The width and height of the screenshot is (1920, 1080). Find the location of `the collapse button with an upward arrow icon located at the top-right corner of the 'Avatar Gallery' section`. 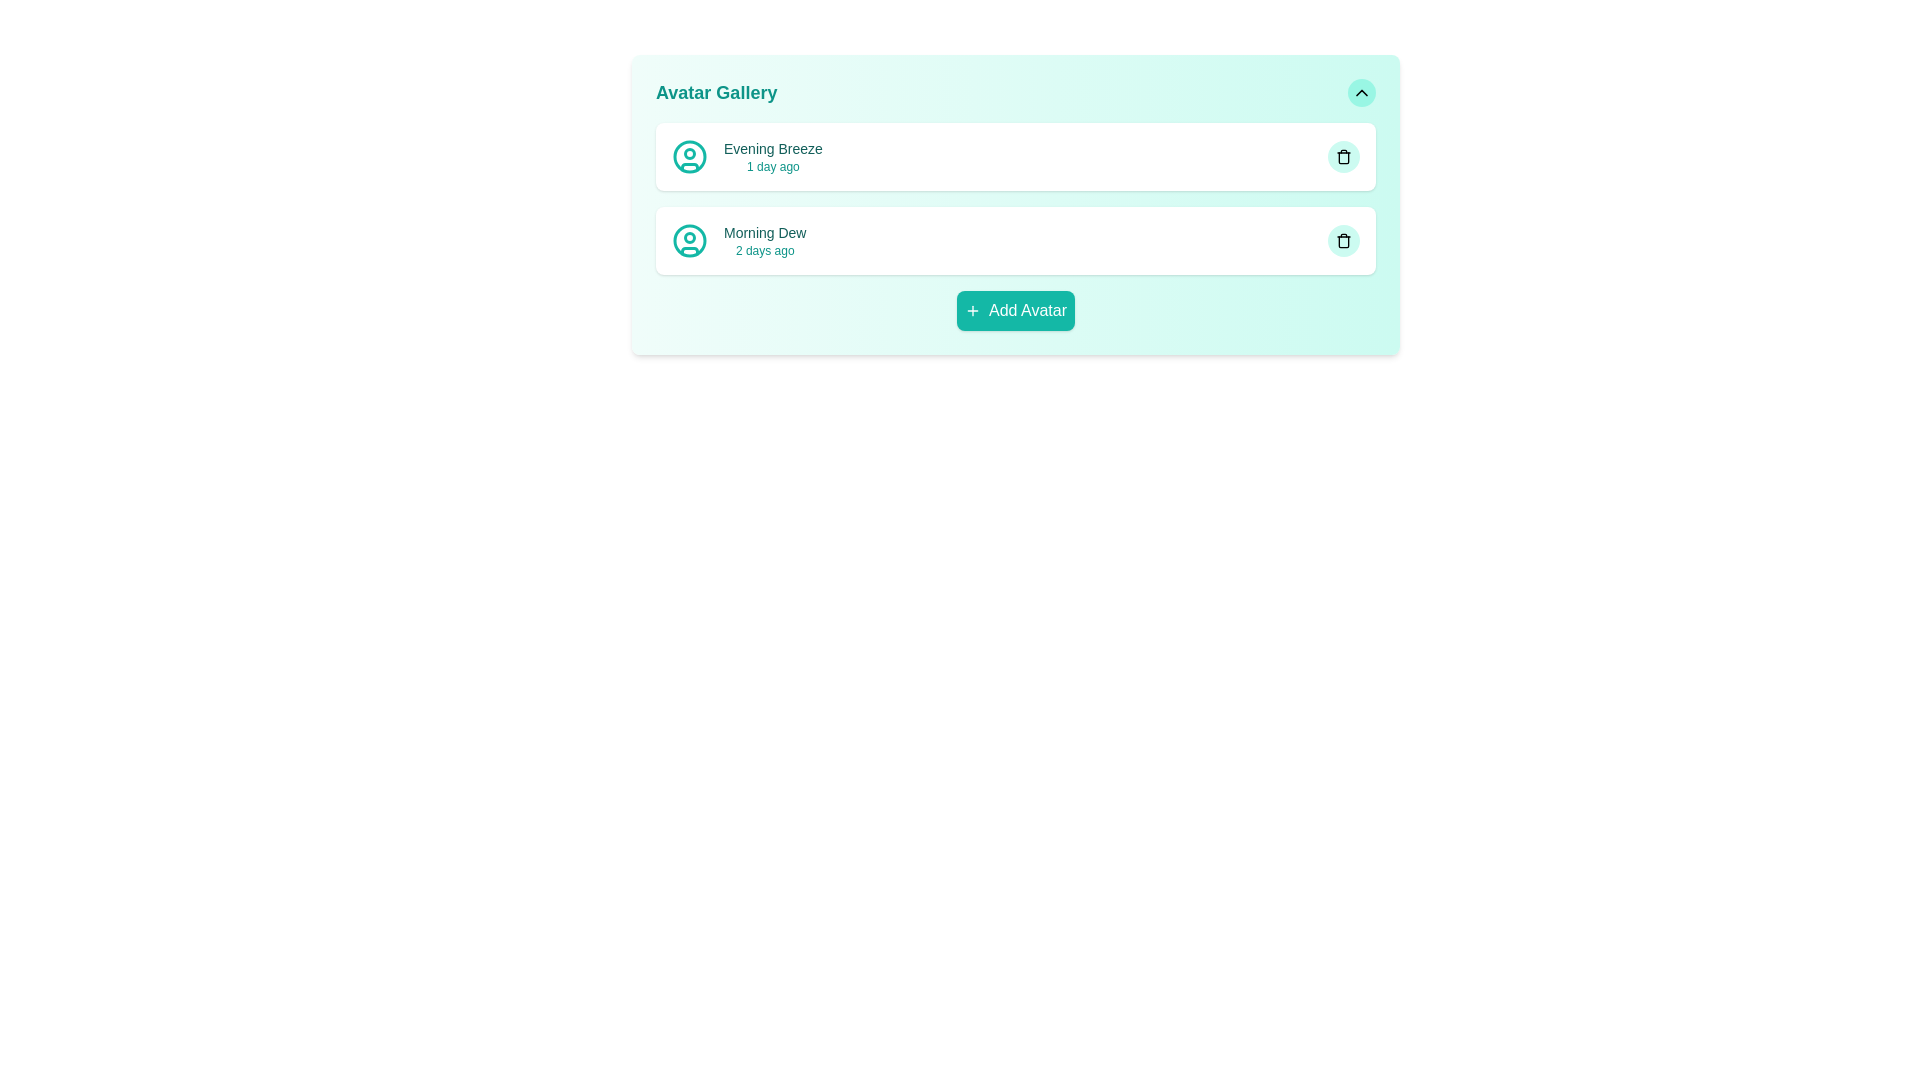

the collapse button with an upward arrow icon located at the top-right corner of the 'Avatar Gallery' section is located at coordinates (1361, 92).